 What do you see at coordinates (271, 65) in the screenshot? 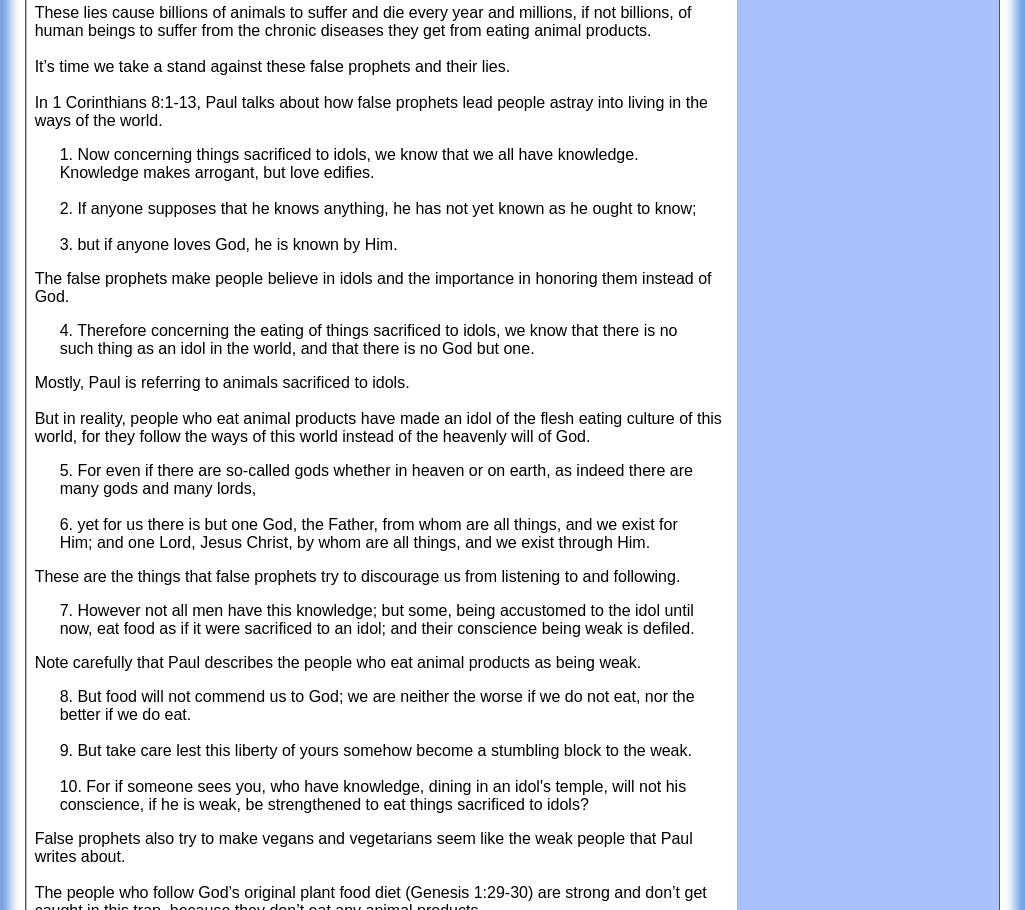
I see `'It’s time we take a stand against these false prophets and their lies.'` at bounding box center [271, 65].